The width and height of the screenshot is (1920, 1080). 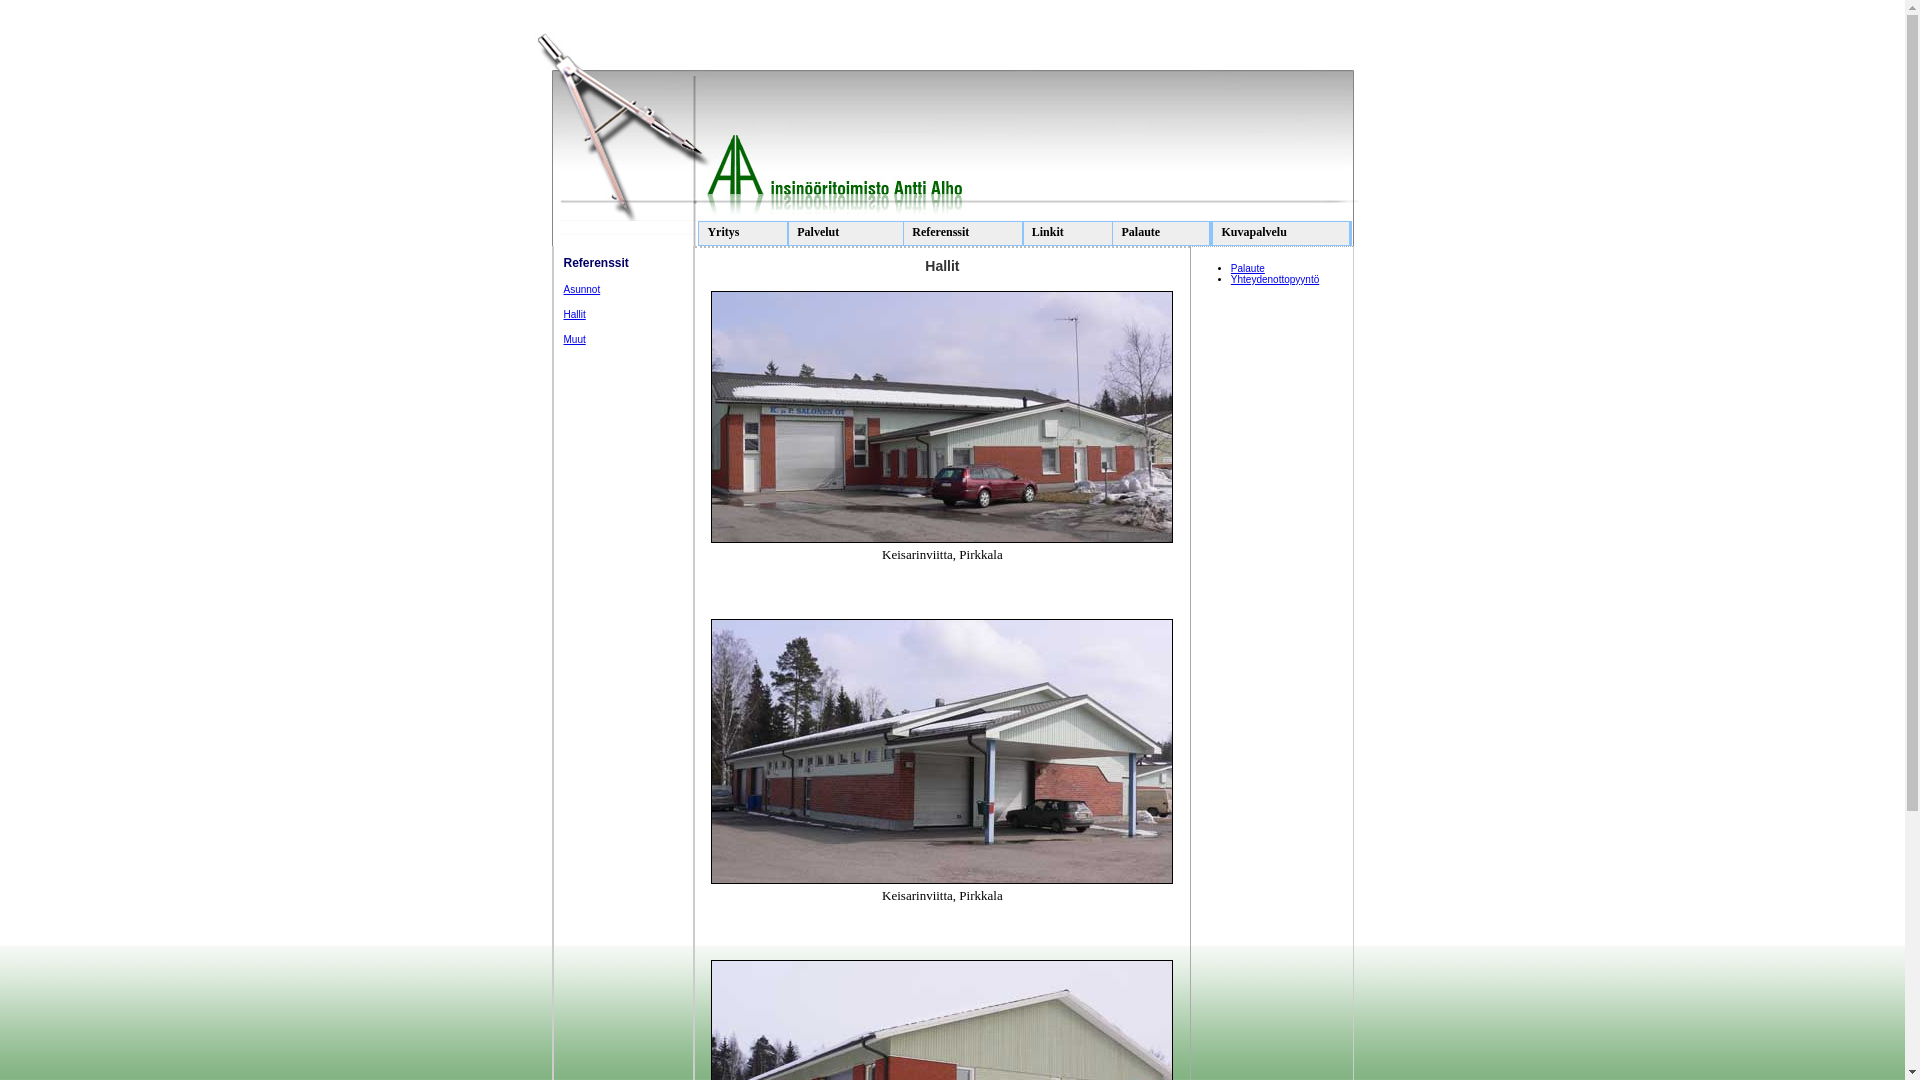 What do you see at coordinates (1067, 232) in the screenshot?
I see `'Linkit'` at bounding box center [1067, 232].